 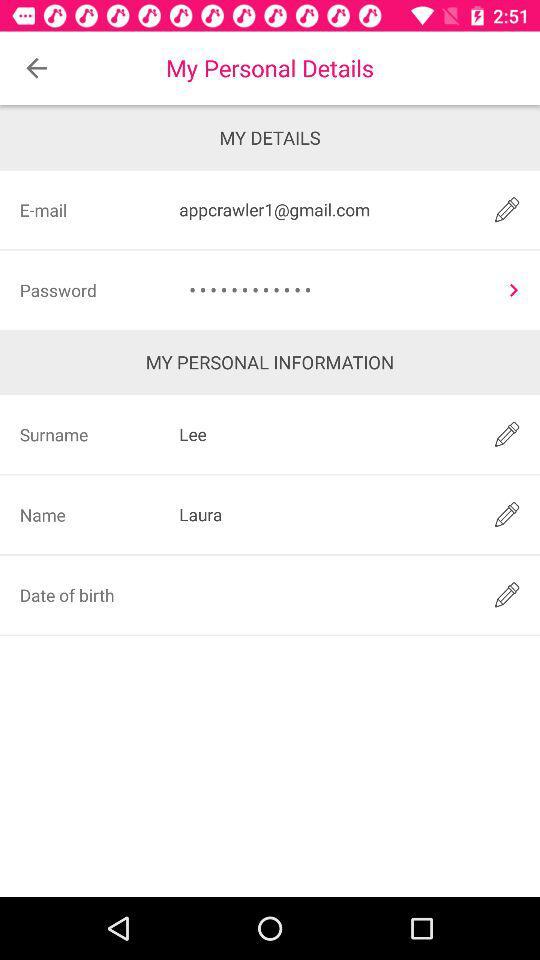 What do you see at coordinates (323, 434) in the screenshot?
I see `icon to the right of surname icon` at bounding box center [323, 434].